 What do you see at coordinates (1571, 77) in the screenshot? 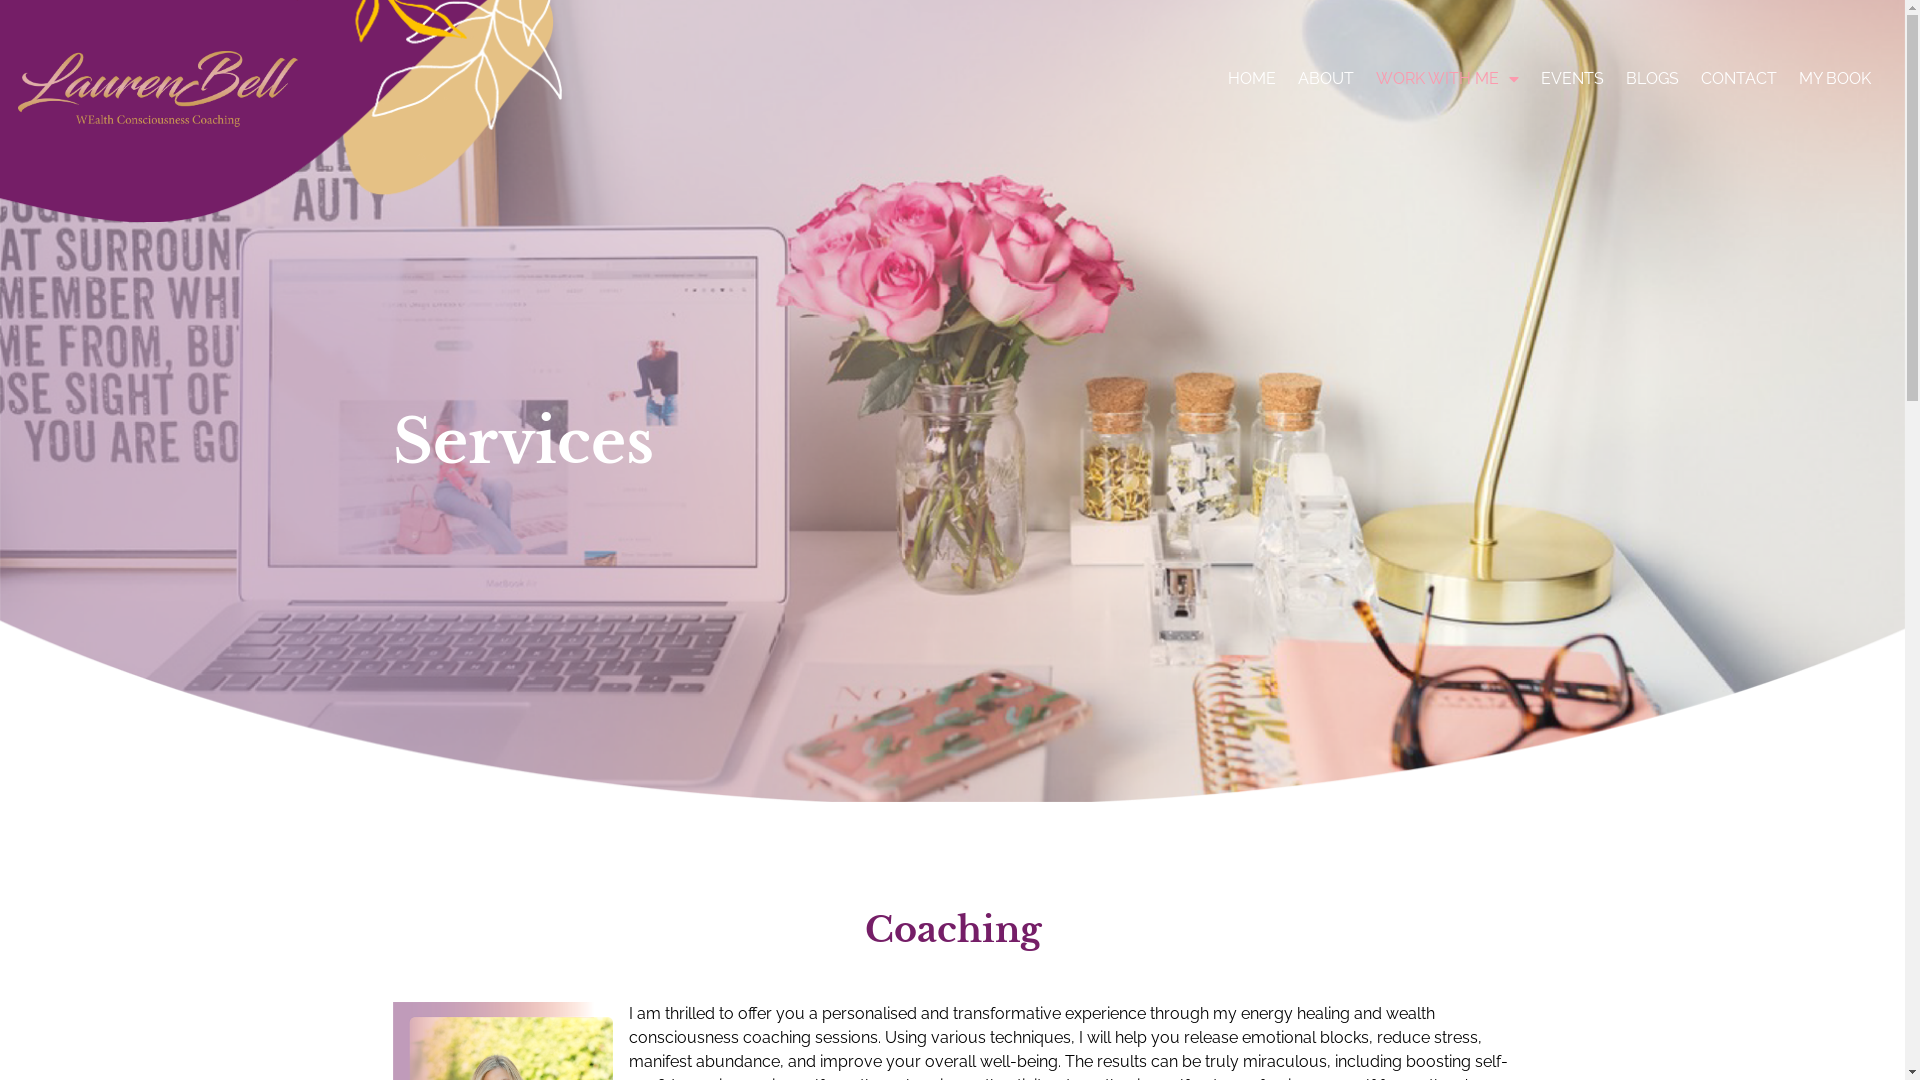
I see `'EVENTS'` at bounding box center [1571, 77].